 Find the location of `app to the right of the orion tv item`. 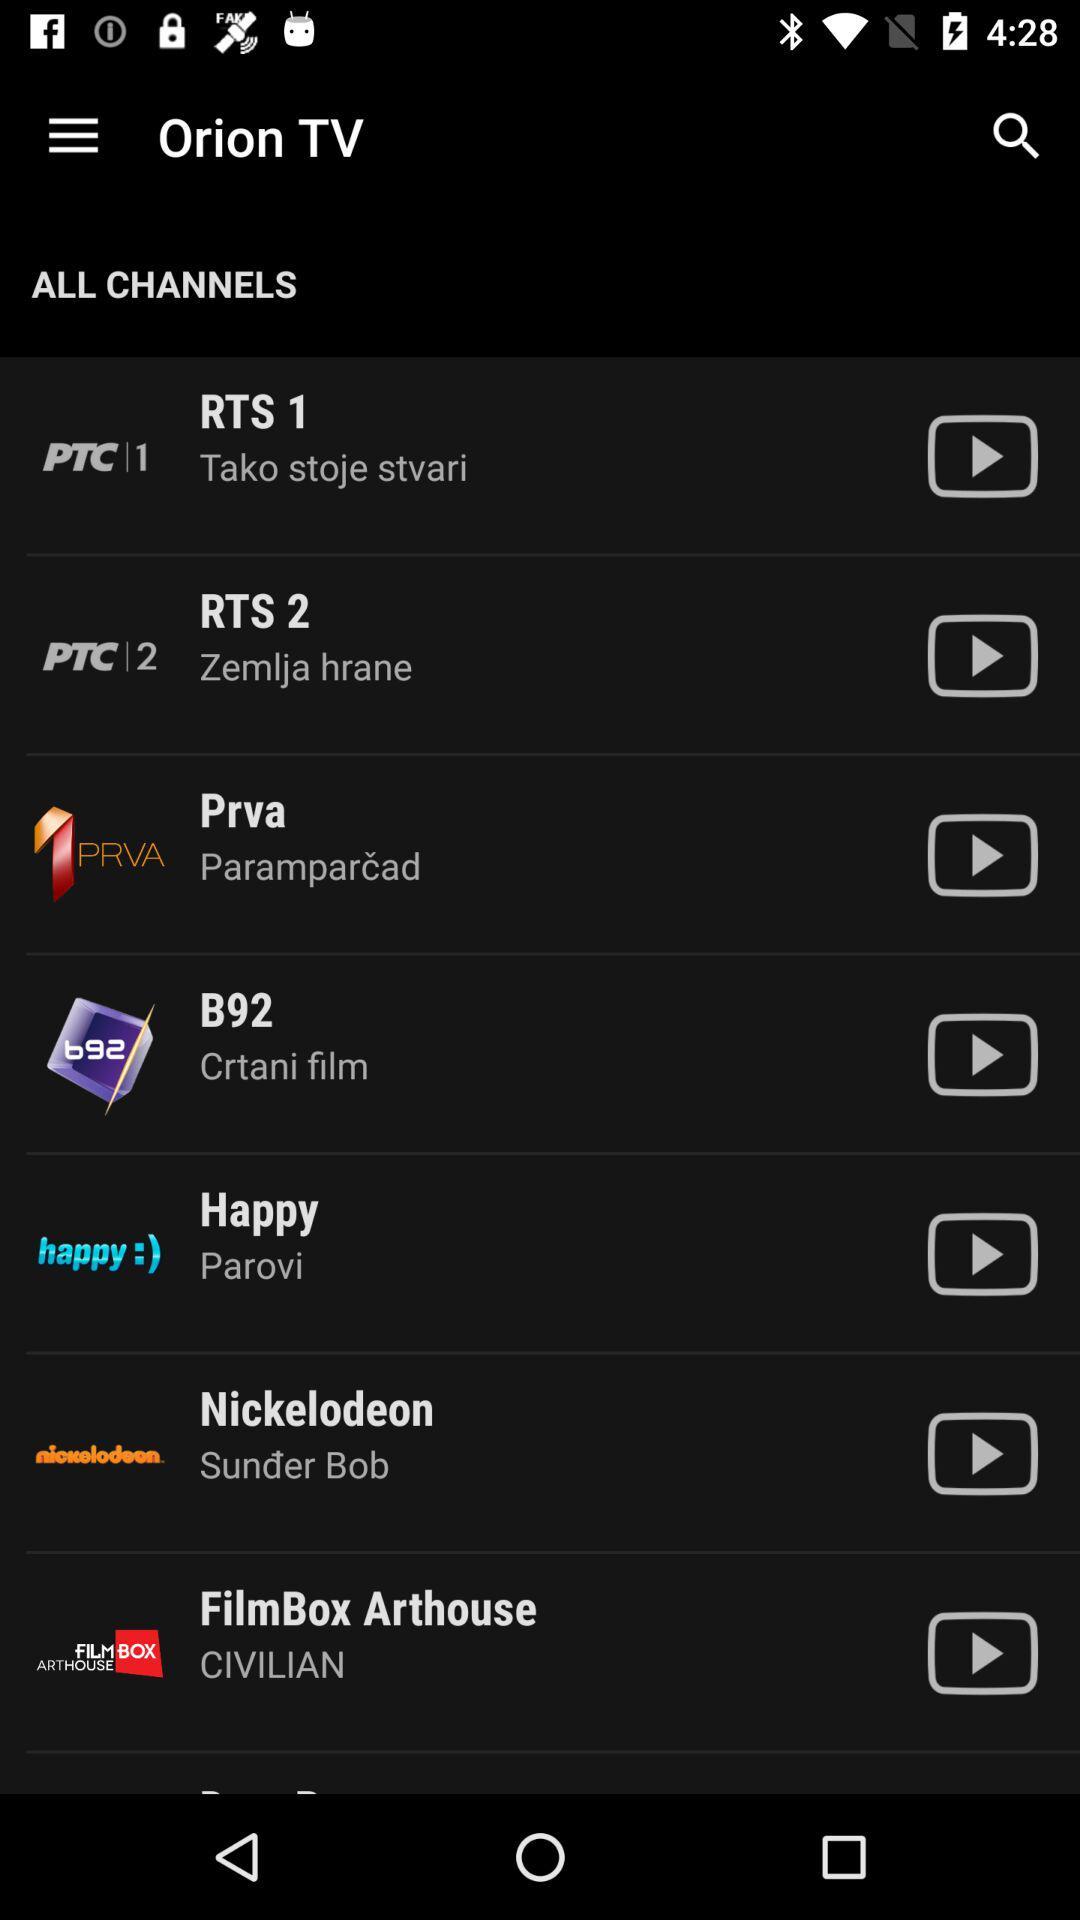

app to the right of the orion tv item is located at coordinates (1017, 135).